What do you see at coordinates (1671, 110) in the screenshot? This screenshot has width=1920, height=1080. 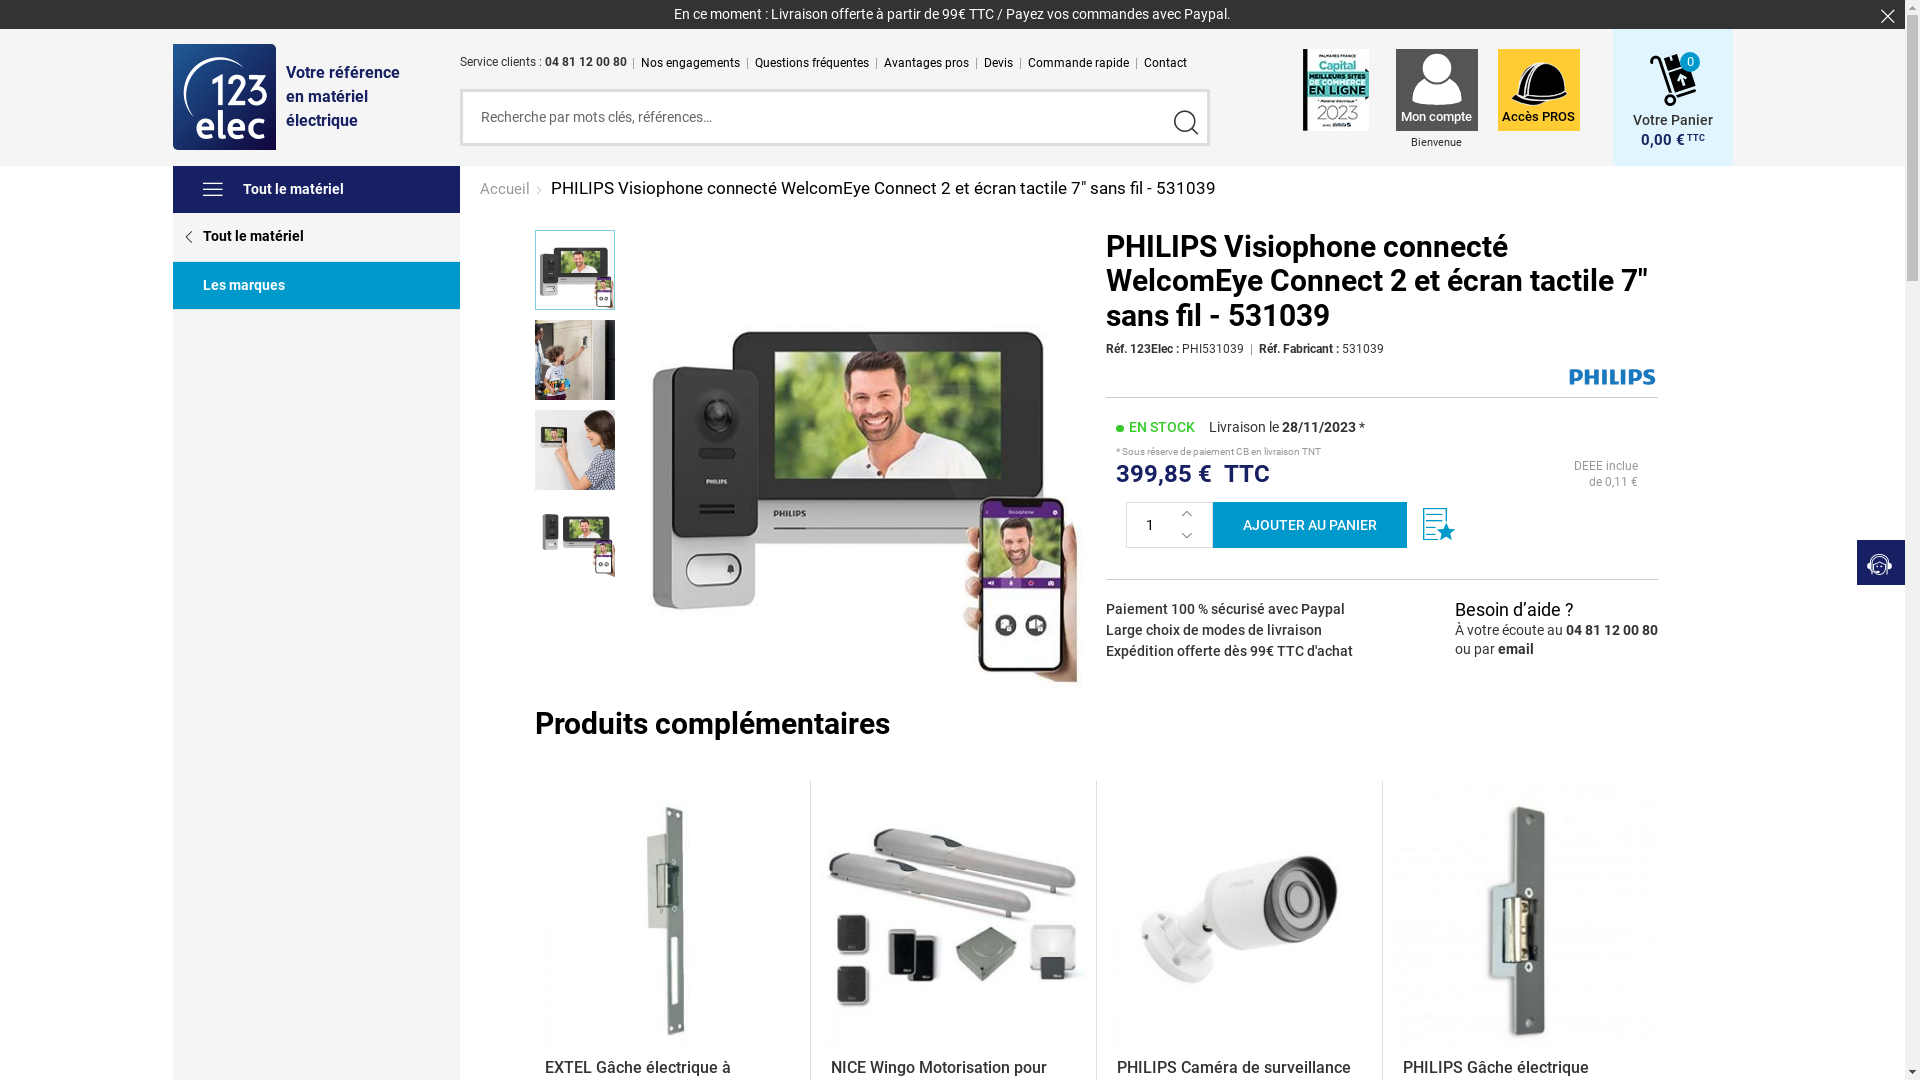 I see `'Votre Panier` at bounding box center [1671, 110].